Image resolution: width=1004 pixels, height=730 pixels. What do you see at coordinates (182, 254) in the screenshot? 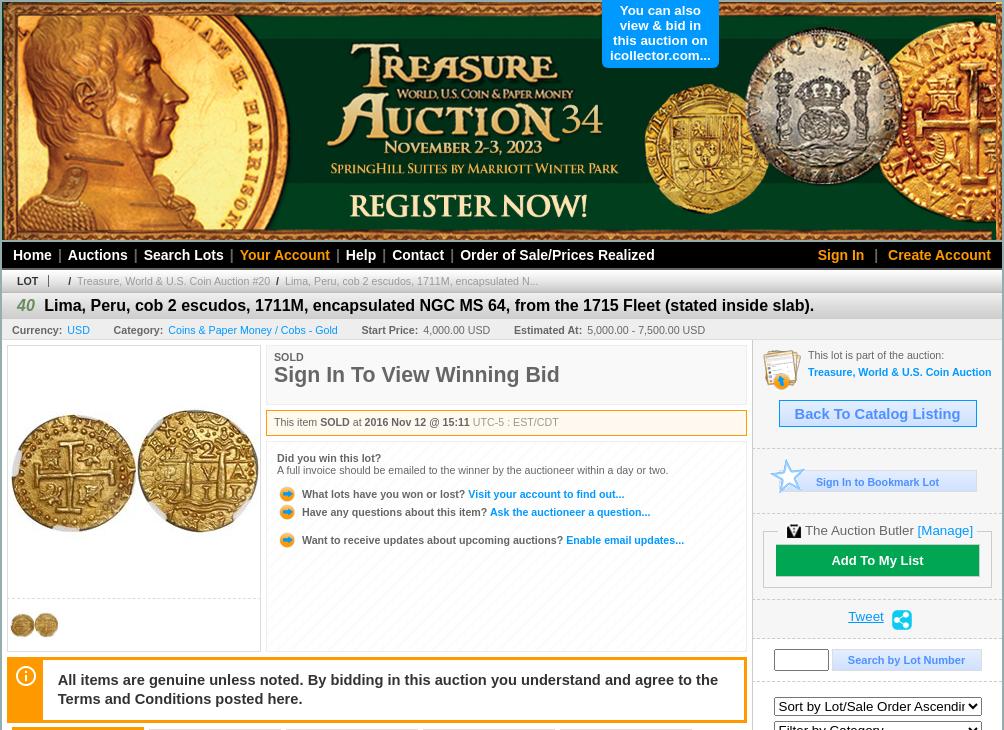
I see `'Search Lots'` at bounding box center [182, 254].